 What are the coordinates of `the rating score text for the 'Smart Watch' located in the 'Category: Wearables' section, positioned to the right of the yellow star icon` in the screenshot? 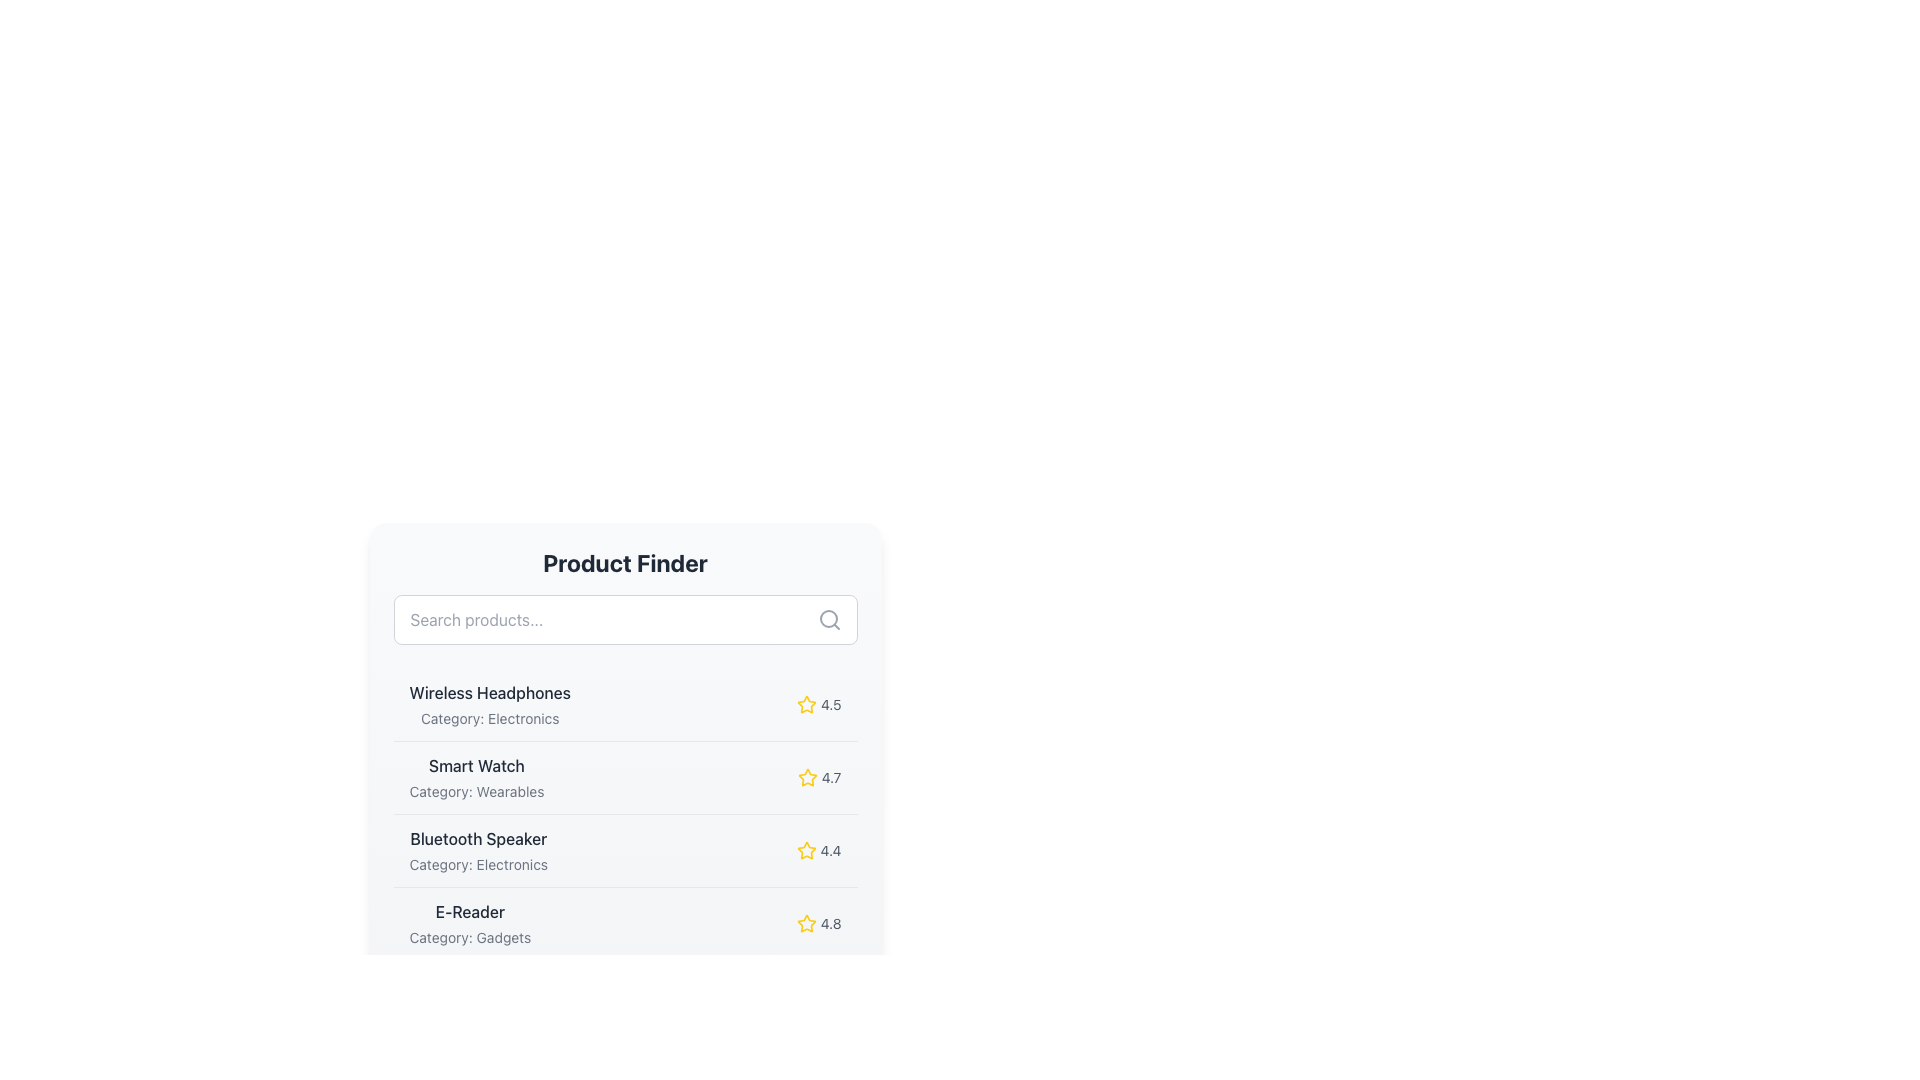 It's located at (831, 777).